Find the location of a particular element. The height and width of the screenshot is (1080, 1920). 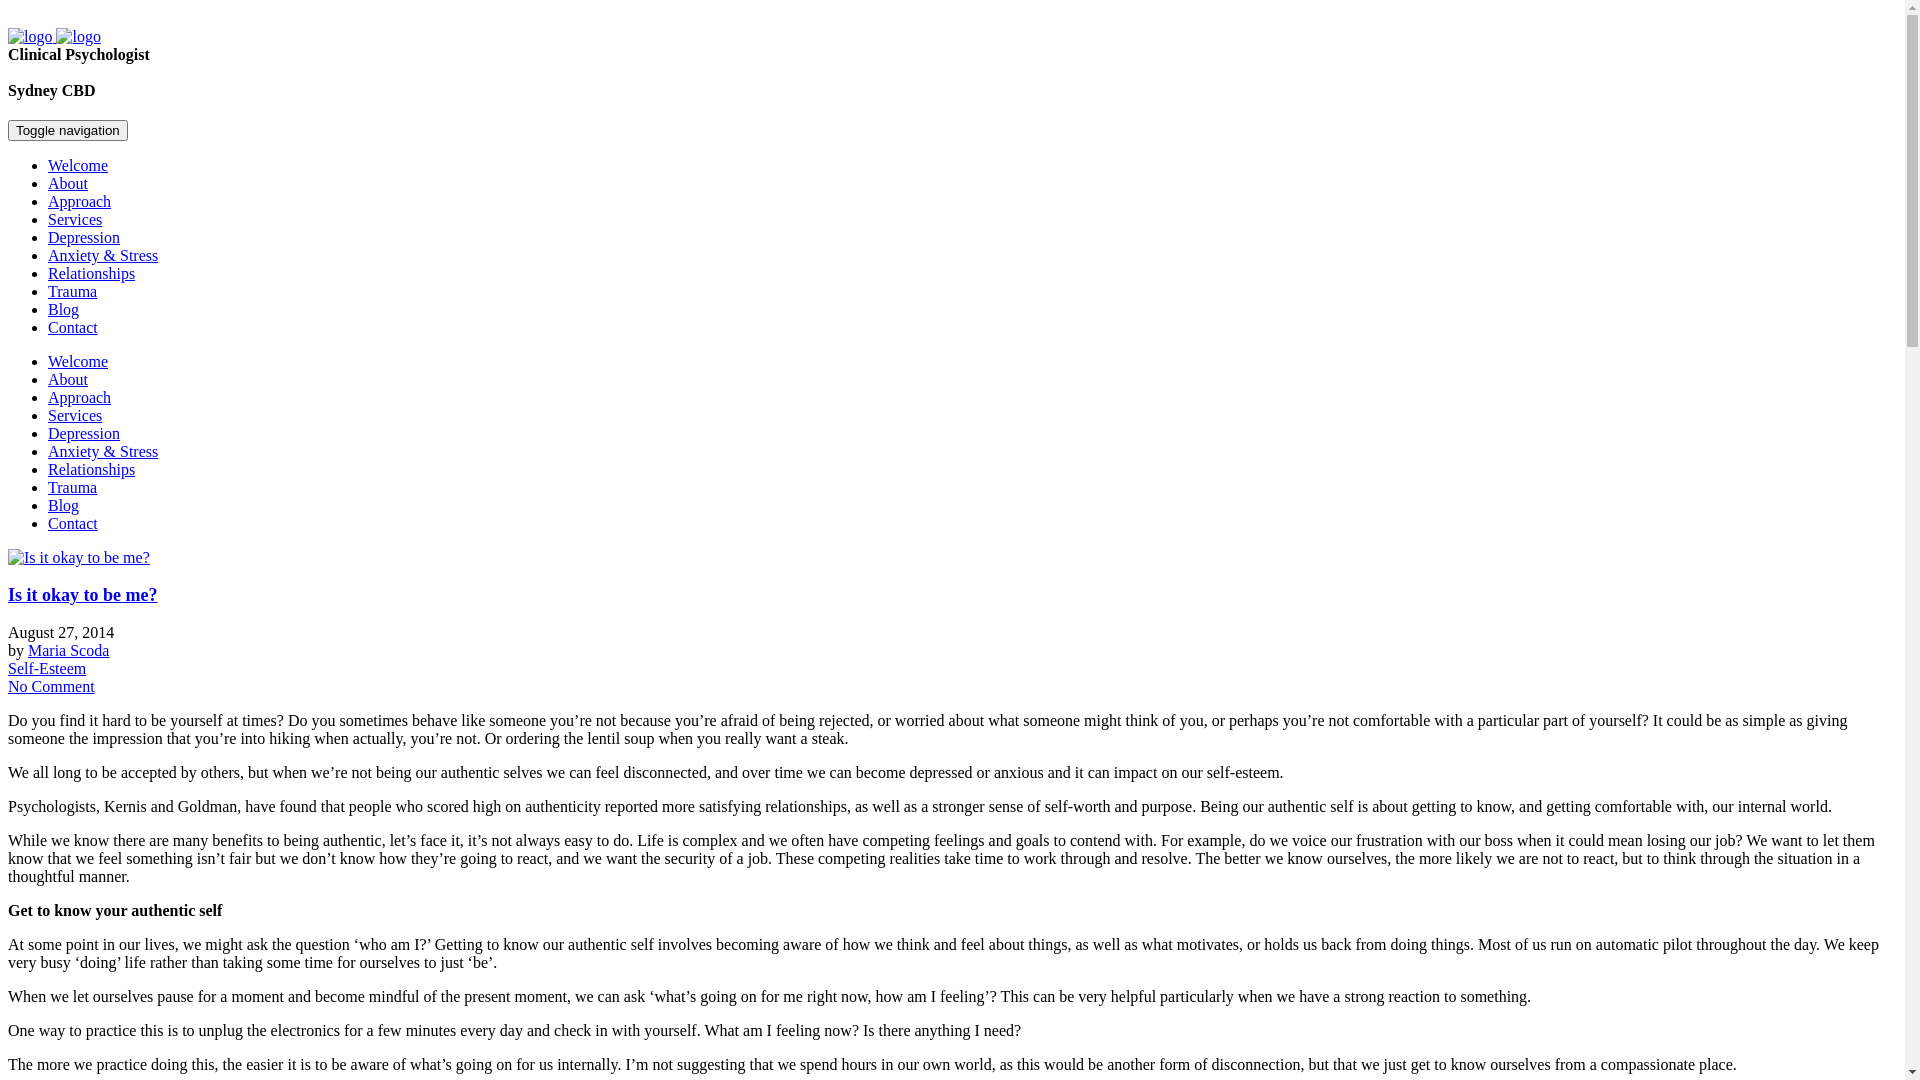

'Trauma' is located at coordinates (72, 487).